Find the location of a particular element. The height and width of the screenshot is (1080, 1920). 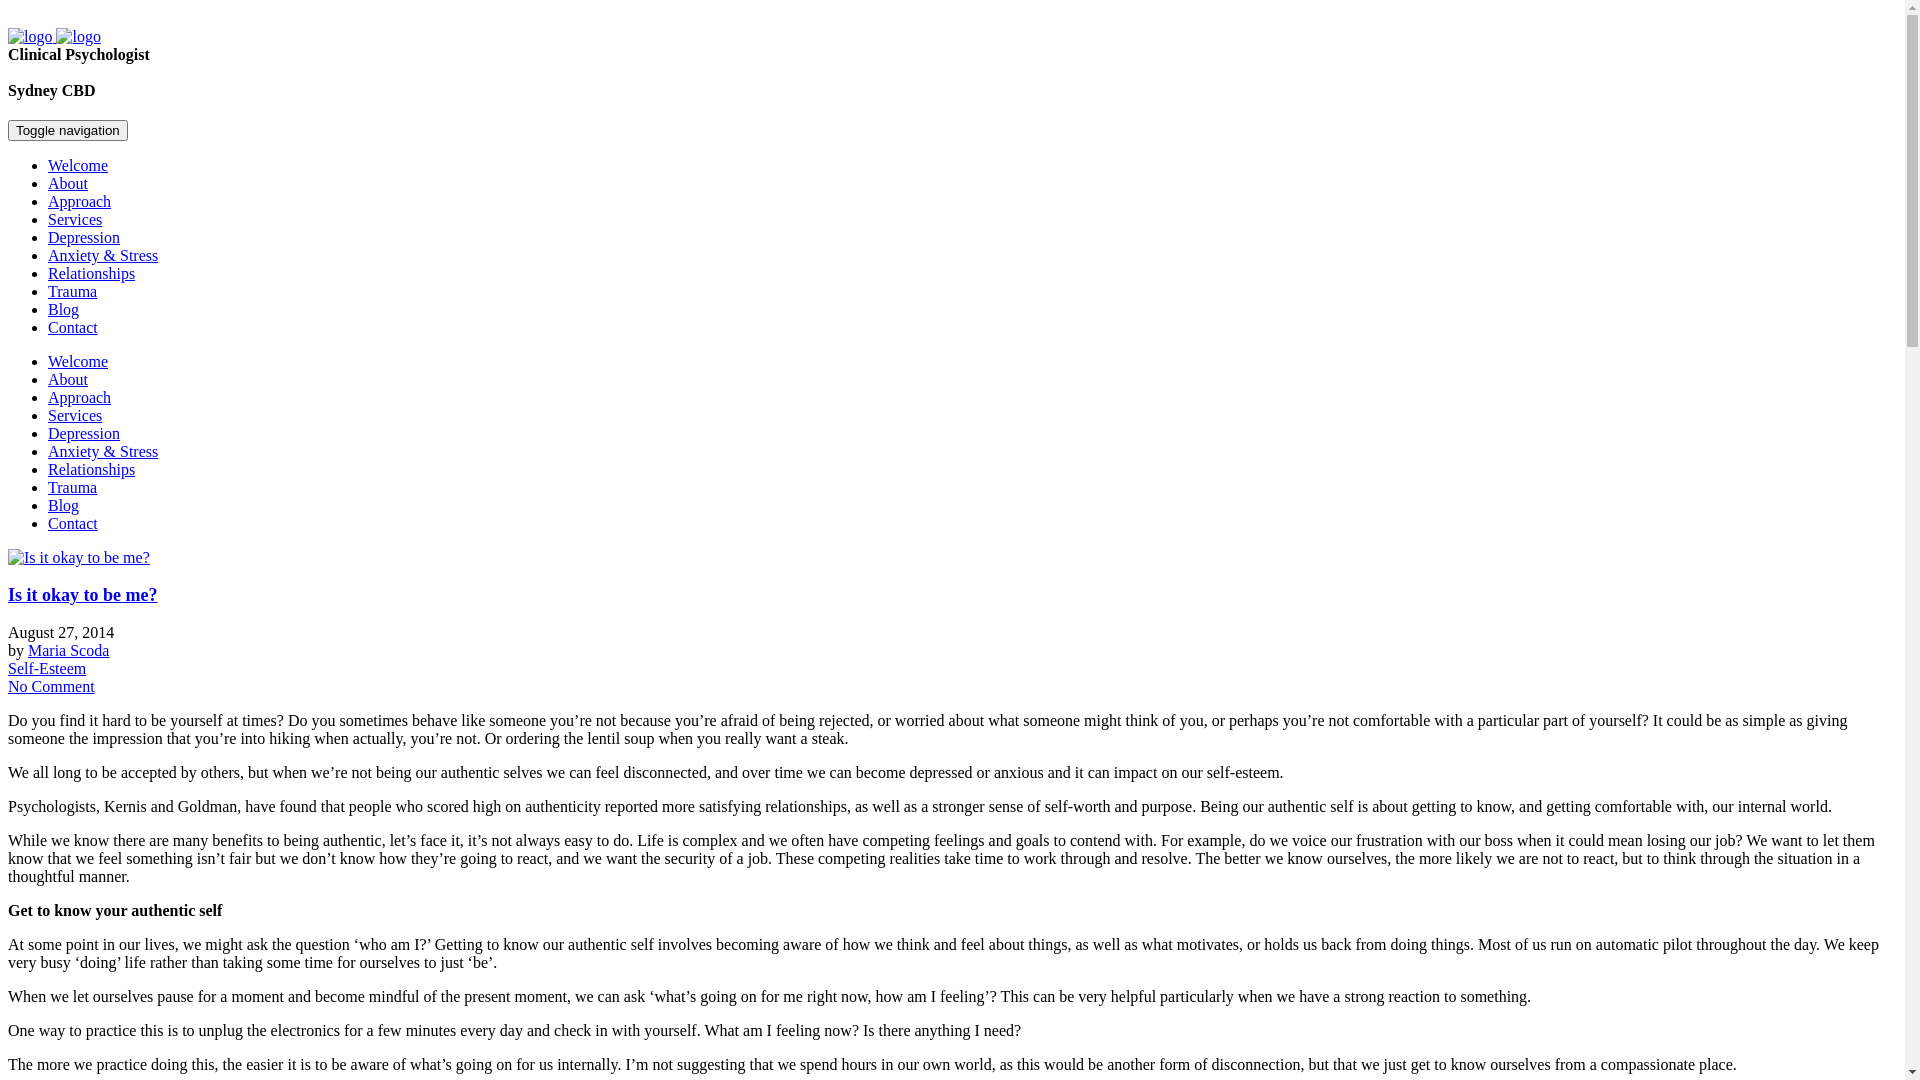

'Trauma' is located at coordinates (72, 487).